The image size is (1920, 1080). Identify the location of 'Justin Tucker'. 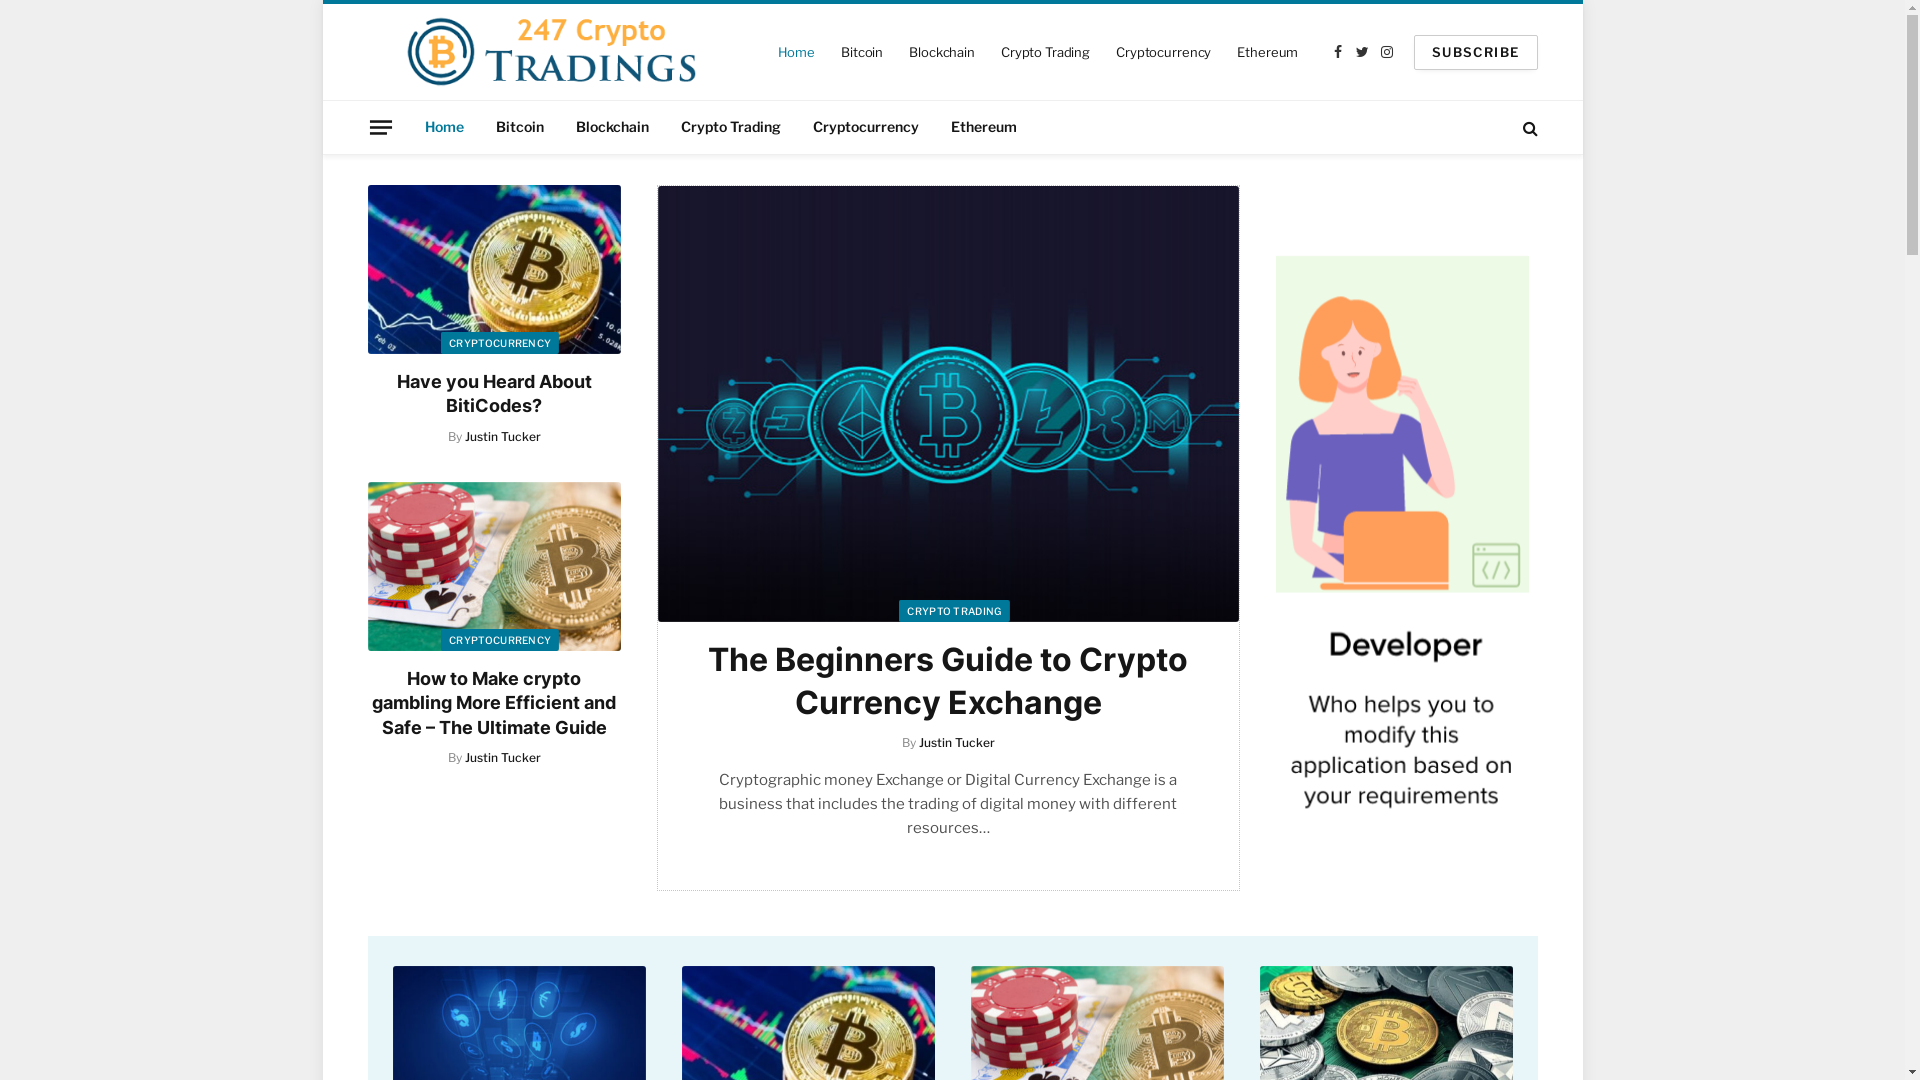
(503, 435).